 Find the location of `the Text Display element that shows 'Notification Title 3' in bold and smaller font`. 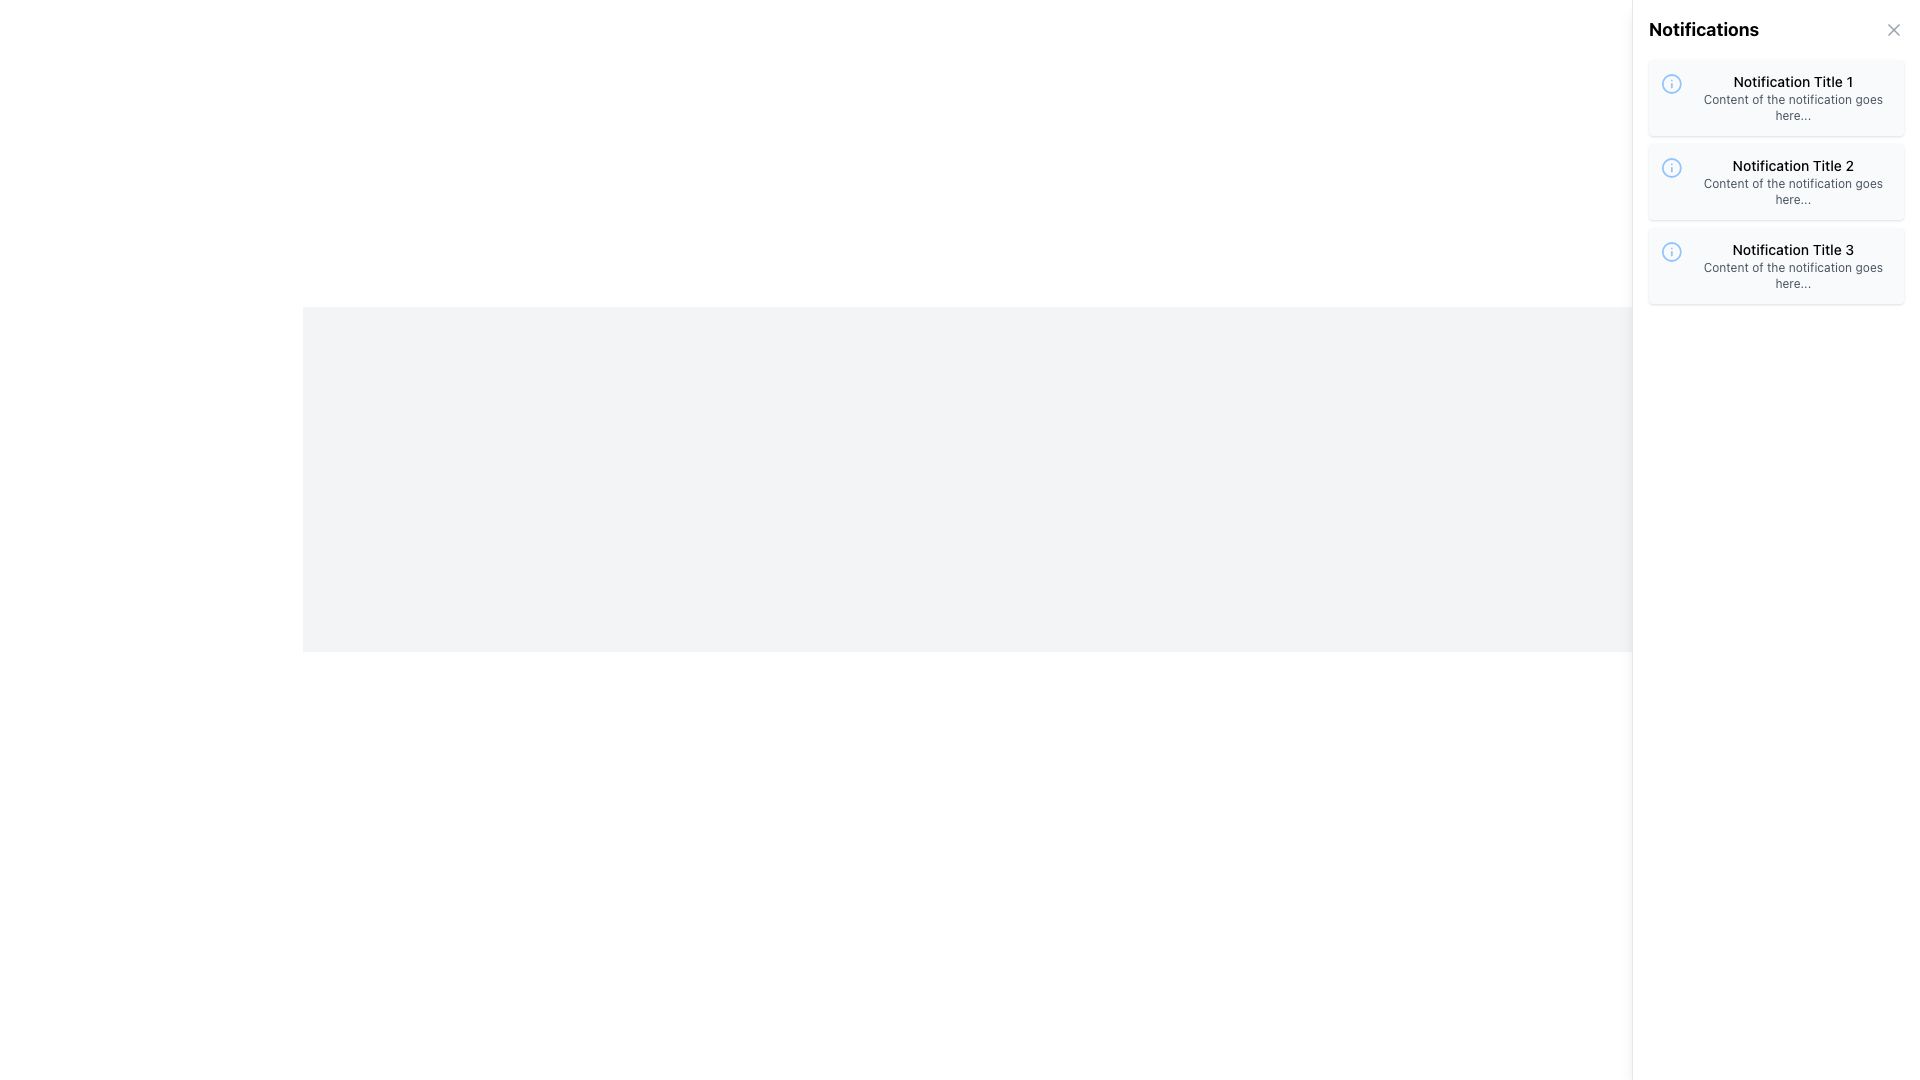

the Text Display element that shows 'Notification Title 3' in bold and smaller font is located at coordinates (1793, 249).